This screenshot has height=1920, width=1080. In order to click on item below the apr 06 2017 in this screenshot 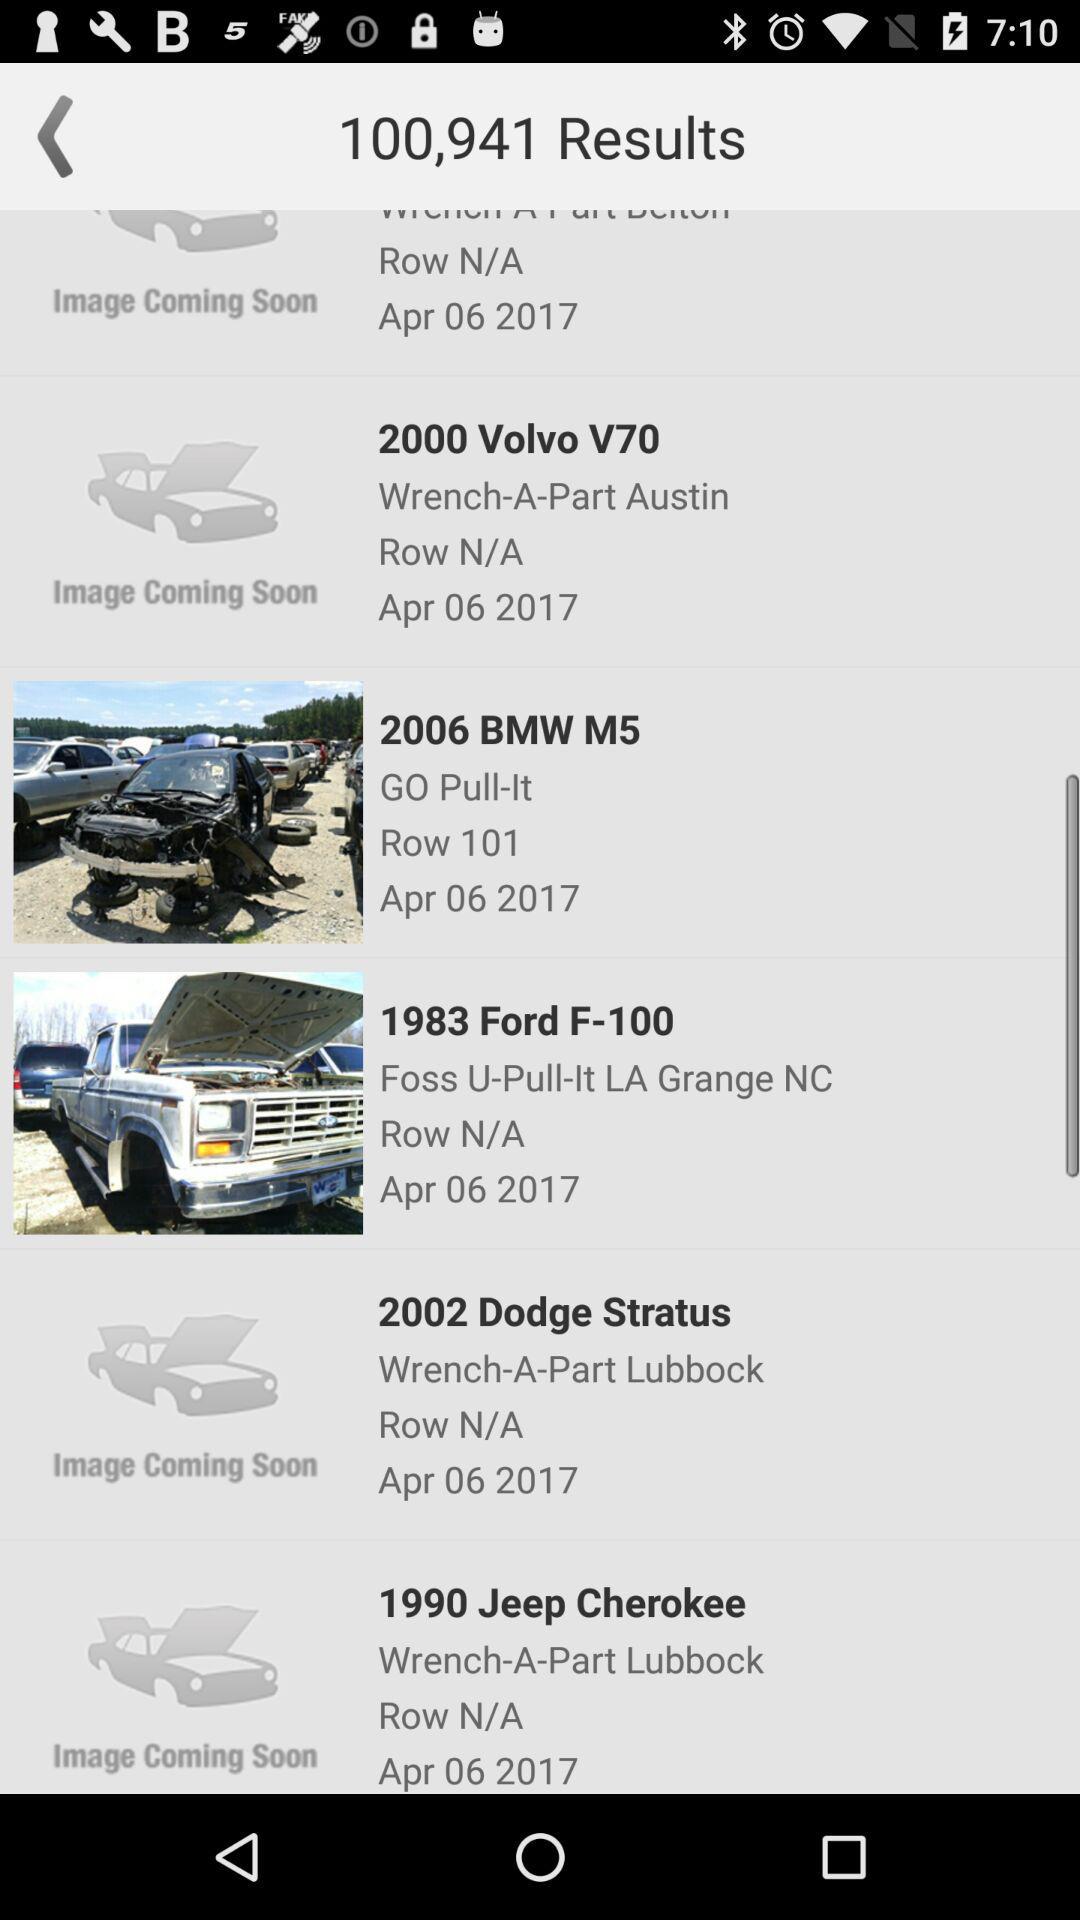, I will do `click(727, 436)`.